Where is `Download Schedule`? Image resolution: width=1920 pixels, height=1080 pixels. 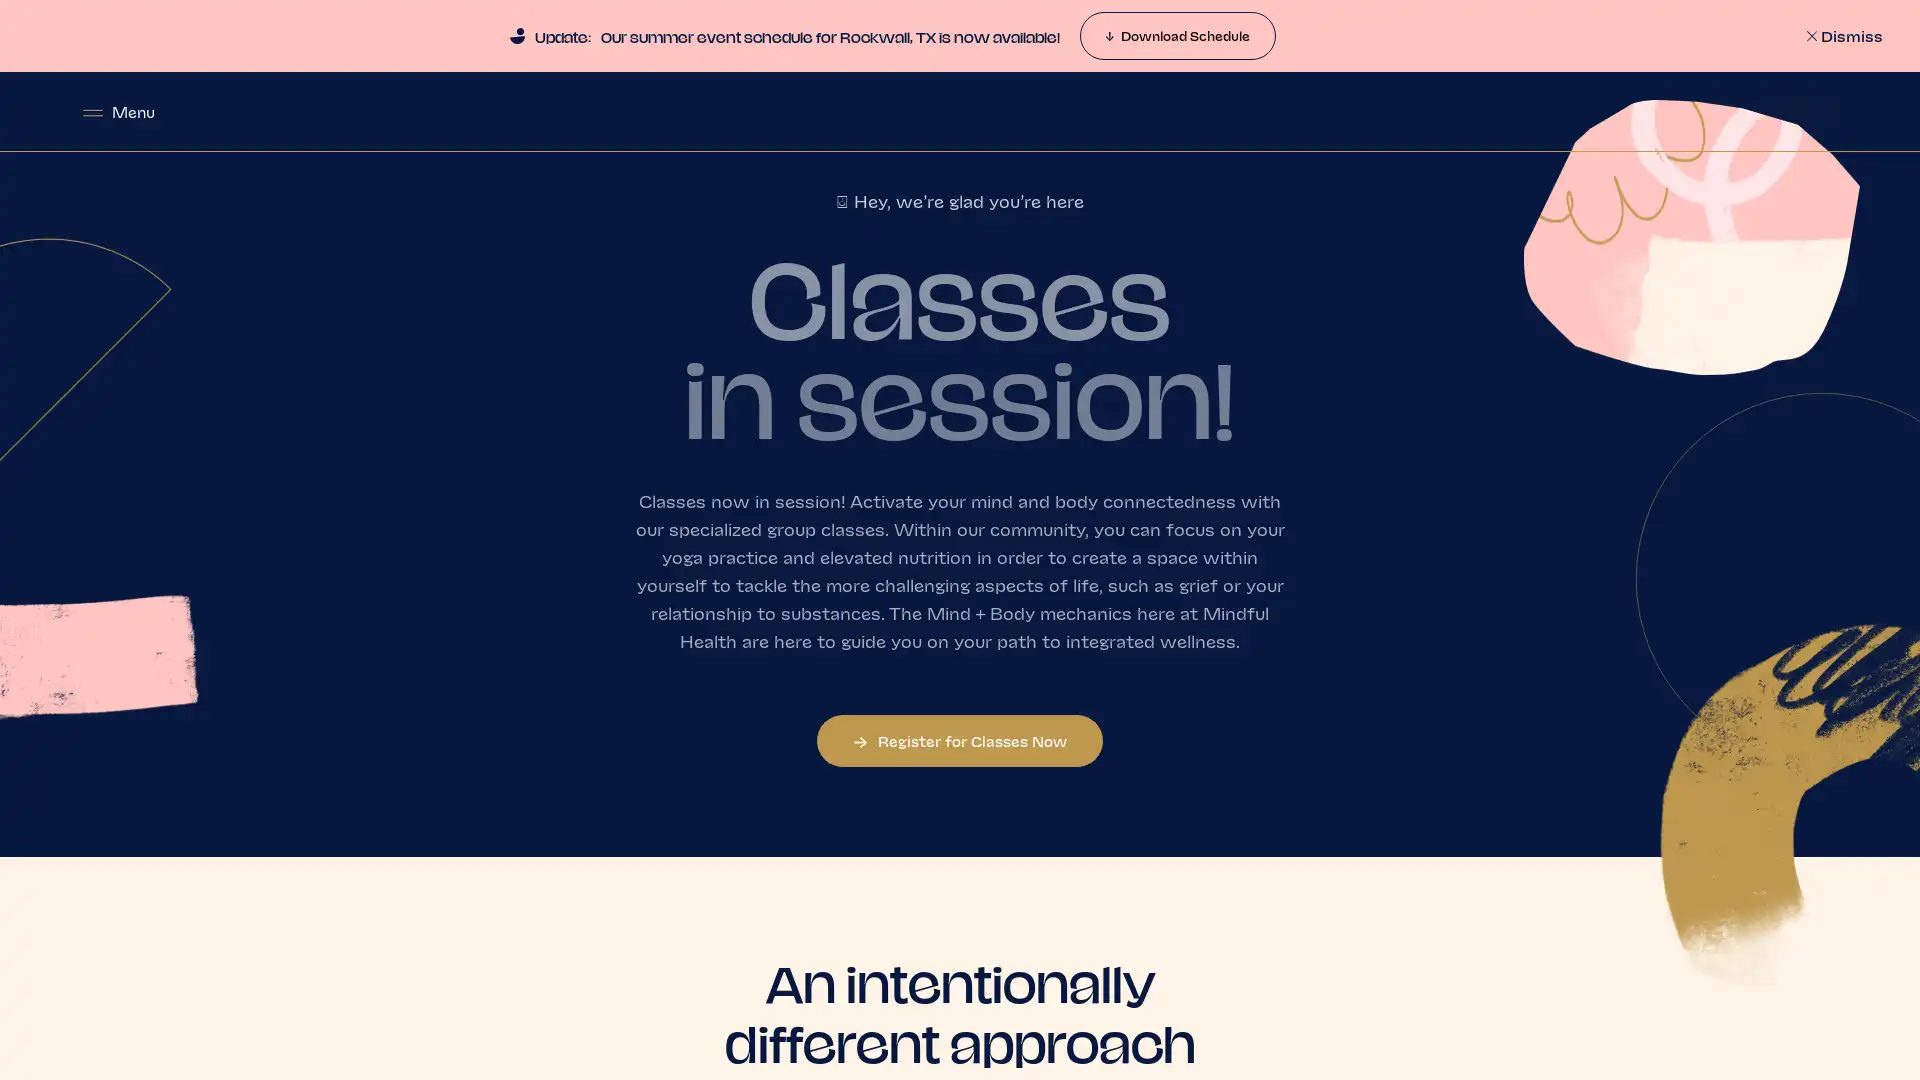 Download Schedule is located at coordinates (1176, 35).